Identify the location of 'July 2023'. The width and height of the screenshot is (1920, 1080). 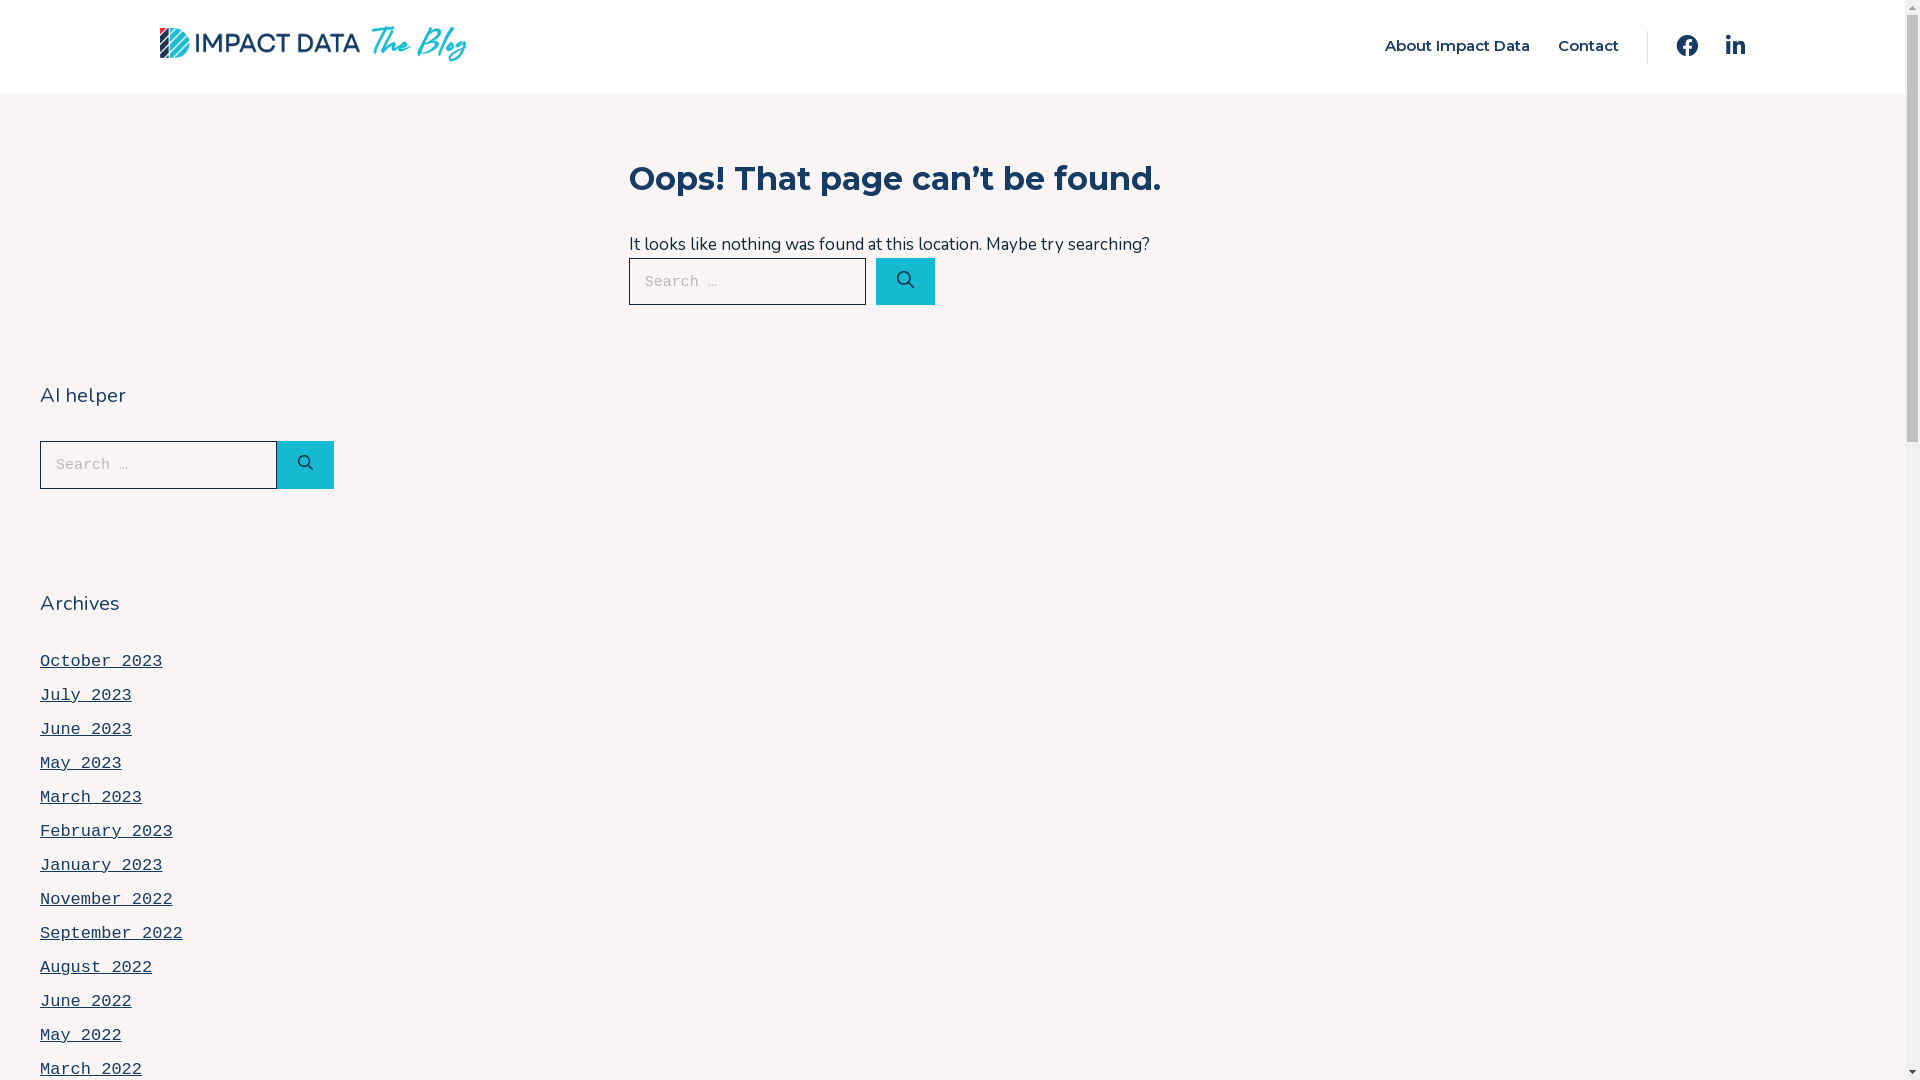
(85, 694).